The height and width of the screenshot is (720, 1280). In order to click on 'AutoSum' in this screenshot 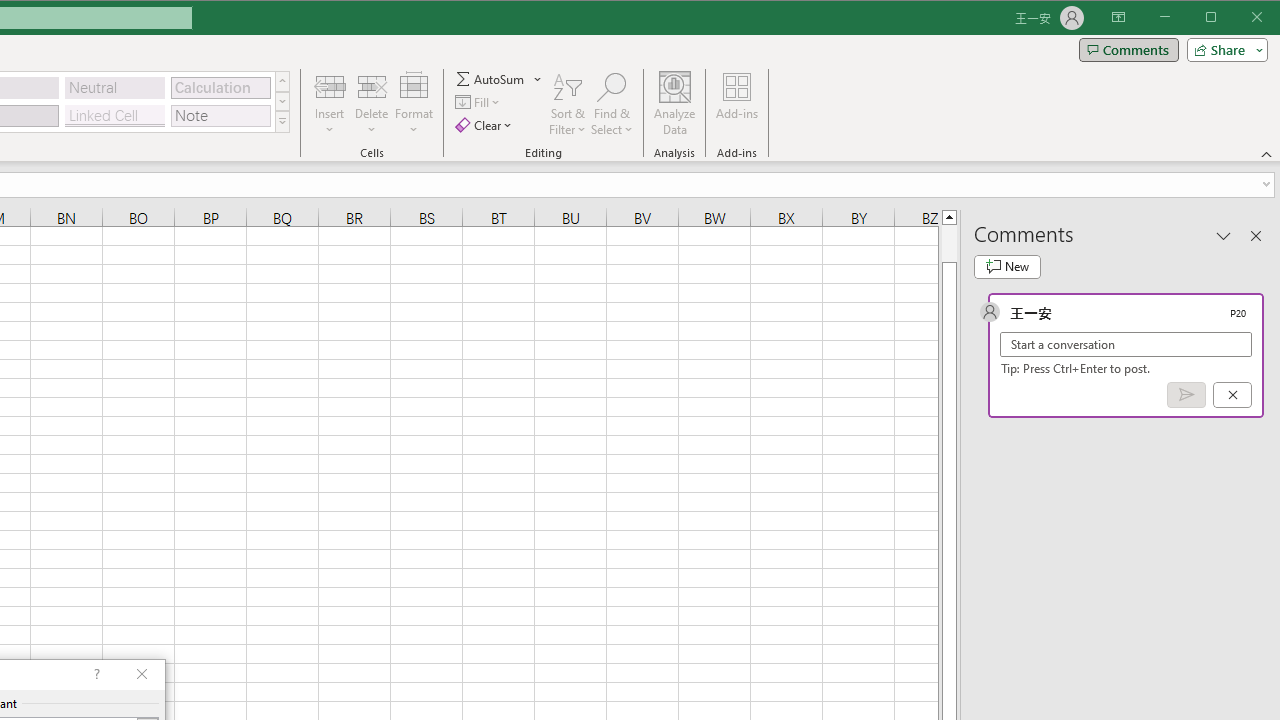, I will do `click(499, 78)`.